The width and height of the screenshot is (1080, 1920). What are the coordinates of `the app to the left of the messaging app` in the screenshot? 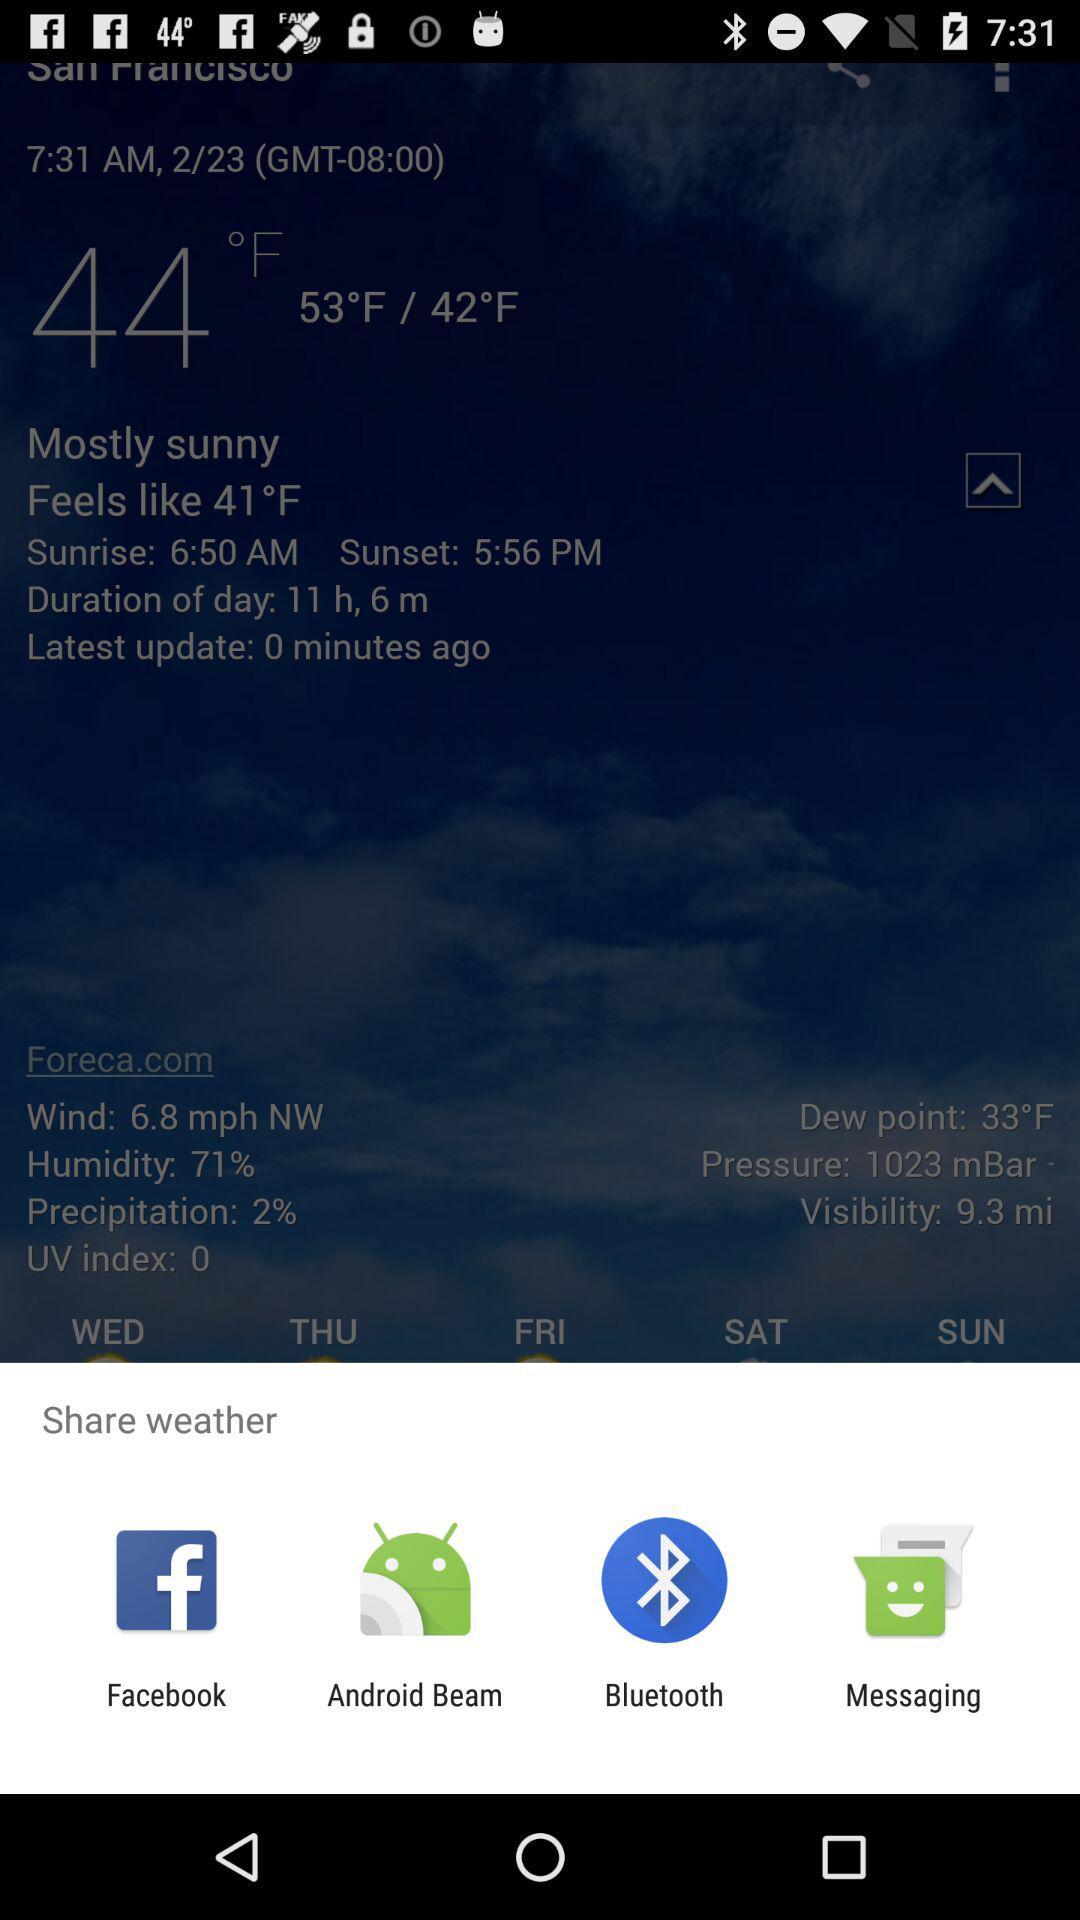 It's located at (664, 1711).